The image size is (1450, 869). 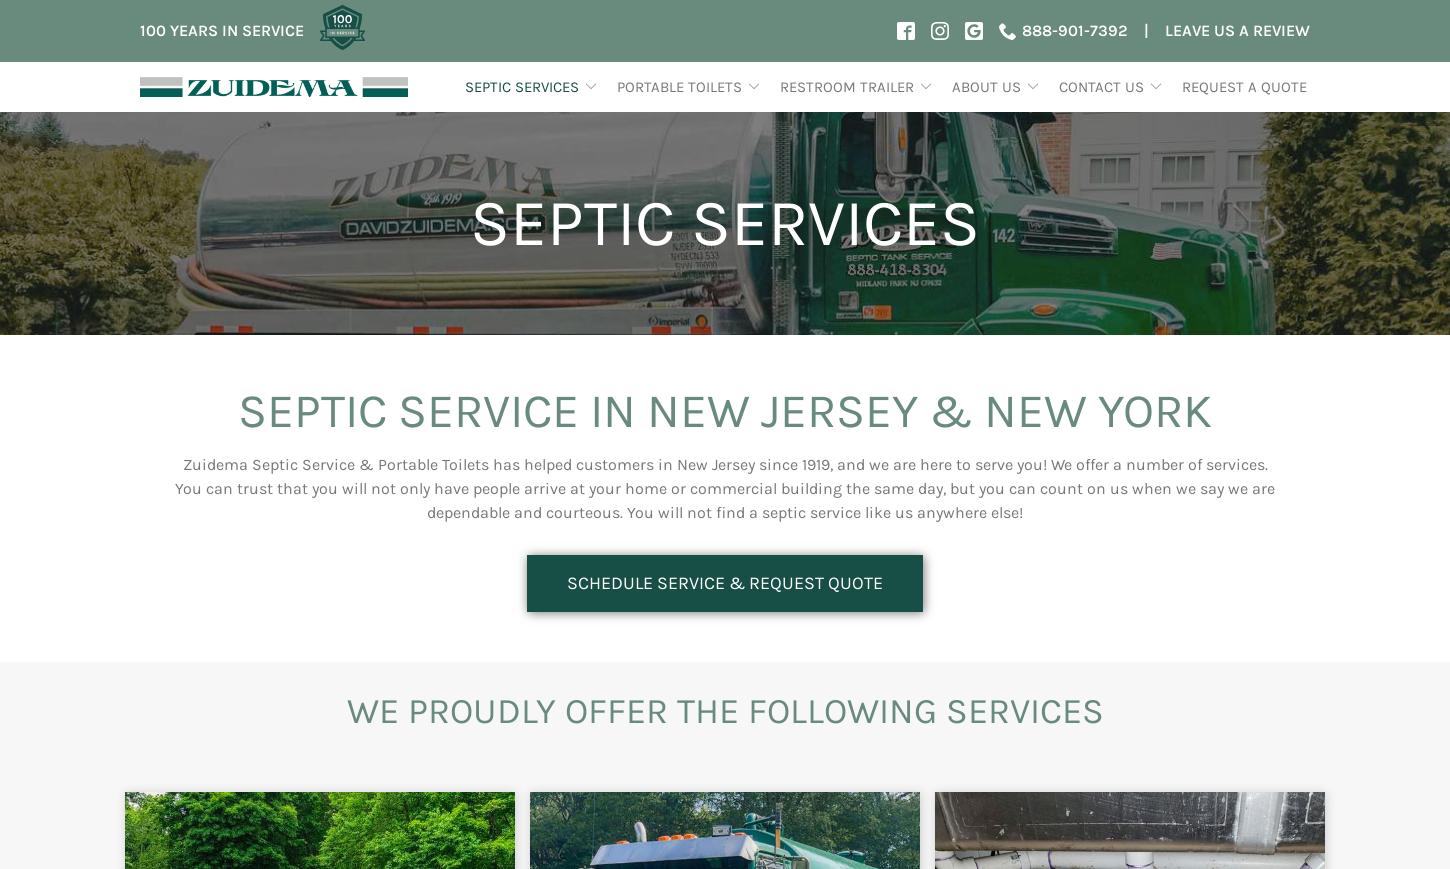 I want to click on 'Septic System Maintenance', so click(x=584, y=371).